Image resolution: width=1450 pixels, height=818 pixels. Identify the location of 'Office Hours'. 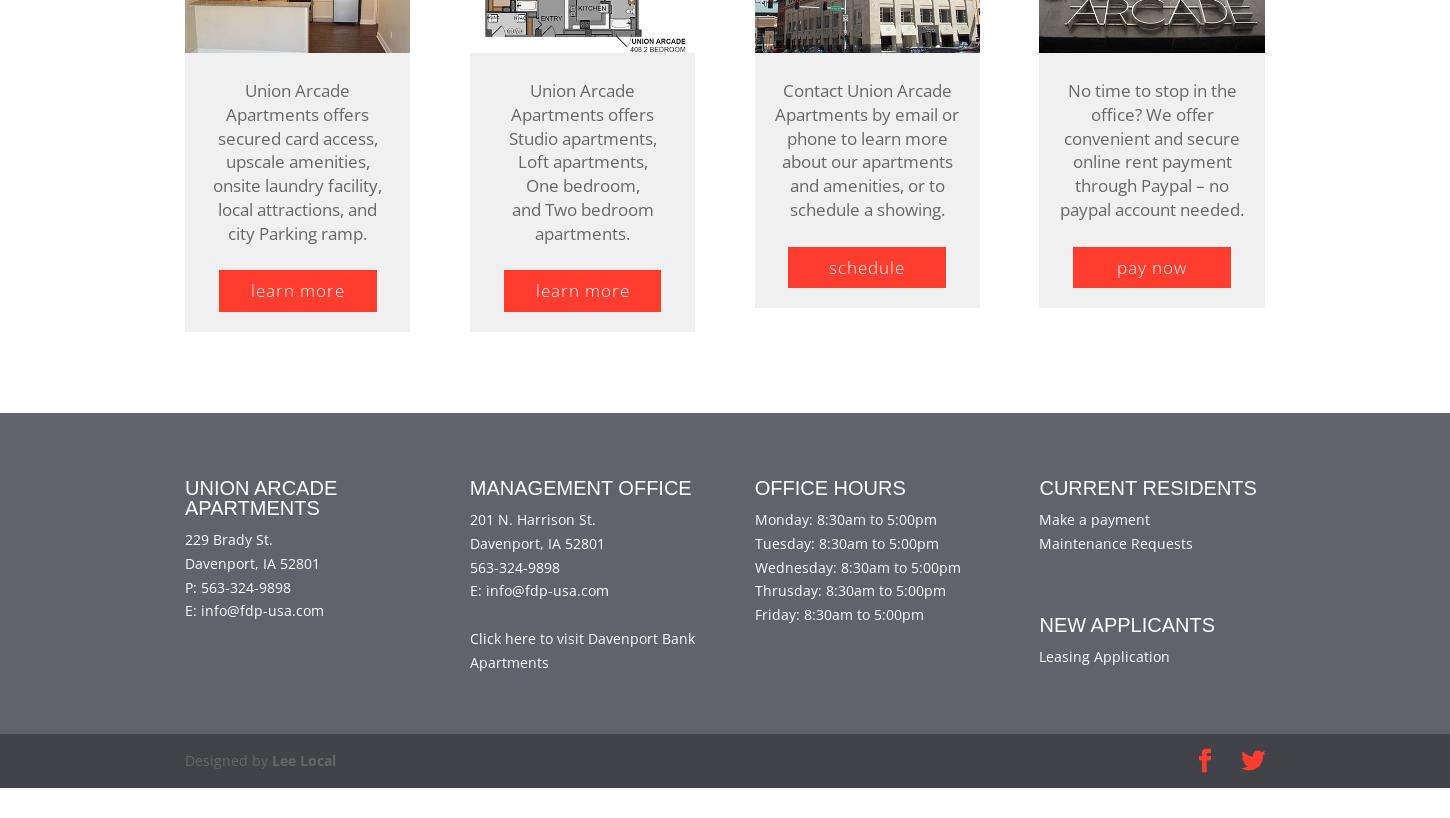
(829, 518).